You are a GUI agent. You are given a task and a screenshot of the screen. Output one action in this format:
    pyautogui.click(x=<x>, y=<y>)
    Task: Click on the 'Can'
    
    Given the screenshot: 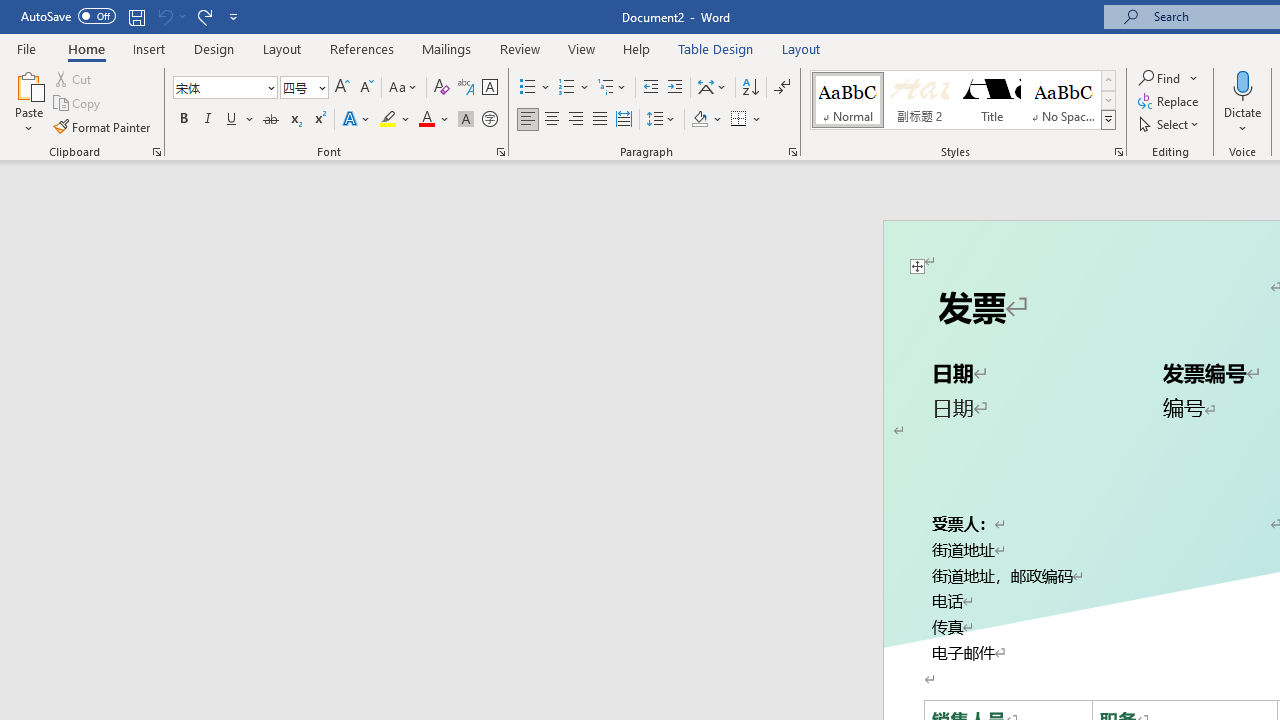 What is the action you would take?
    pyautogui.click(x=170, y=16)
    